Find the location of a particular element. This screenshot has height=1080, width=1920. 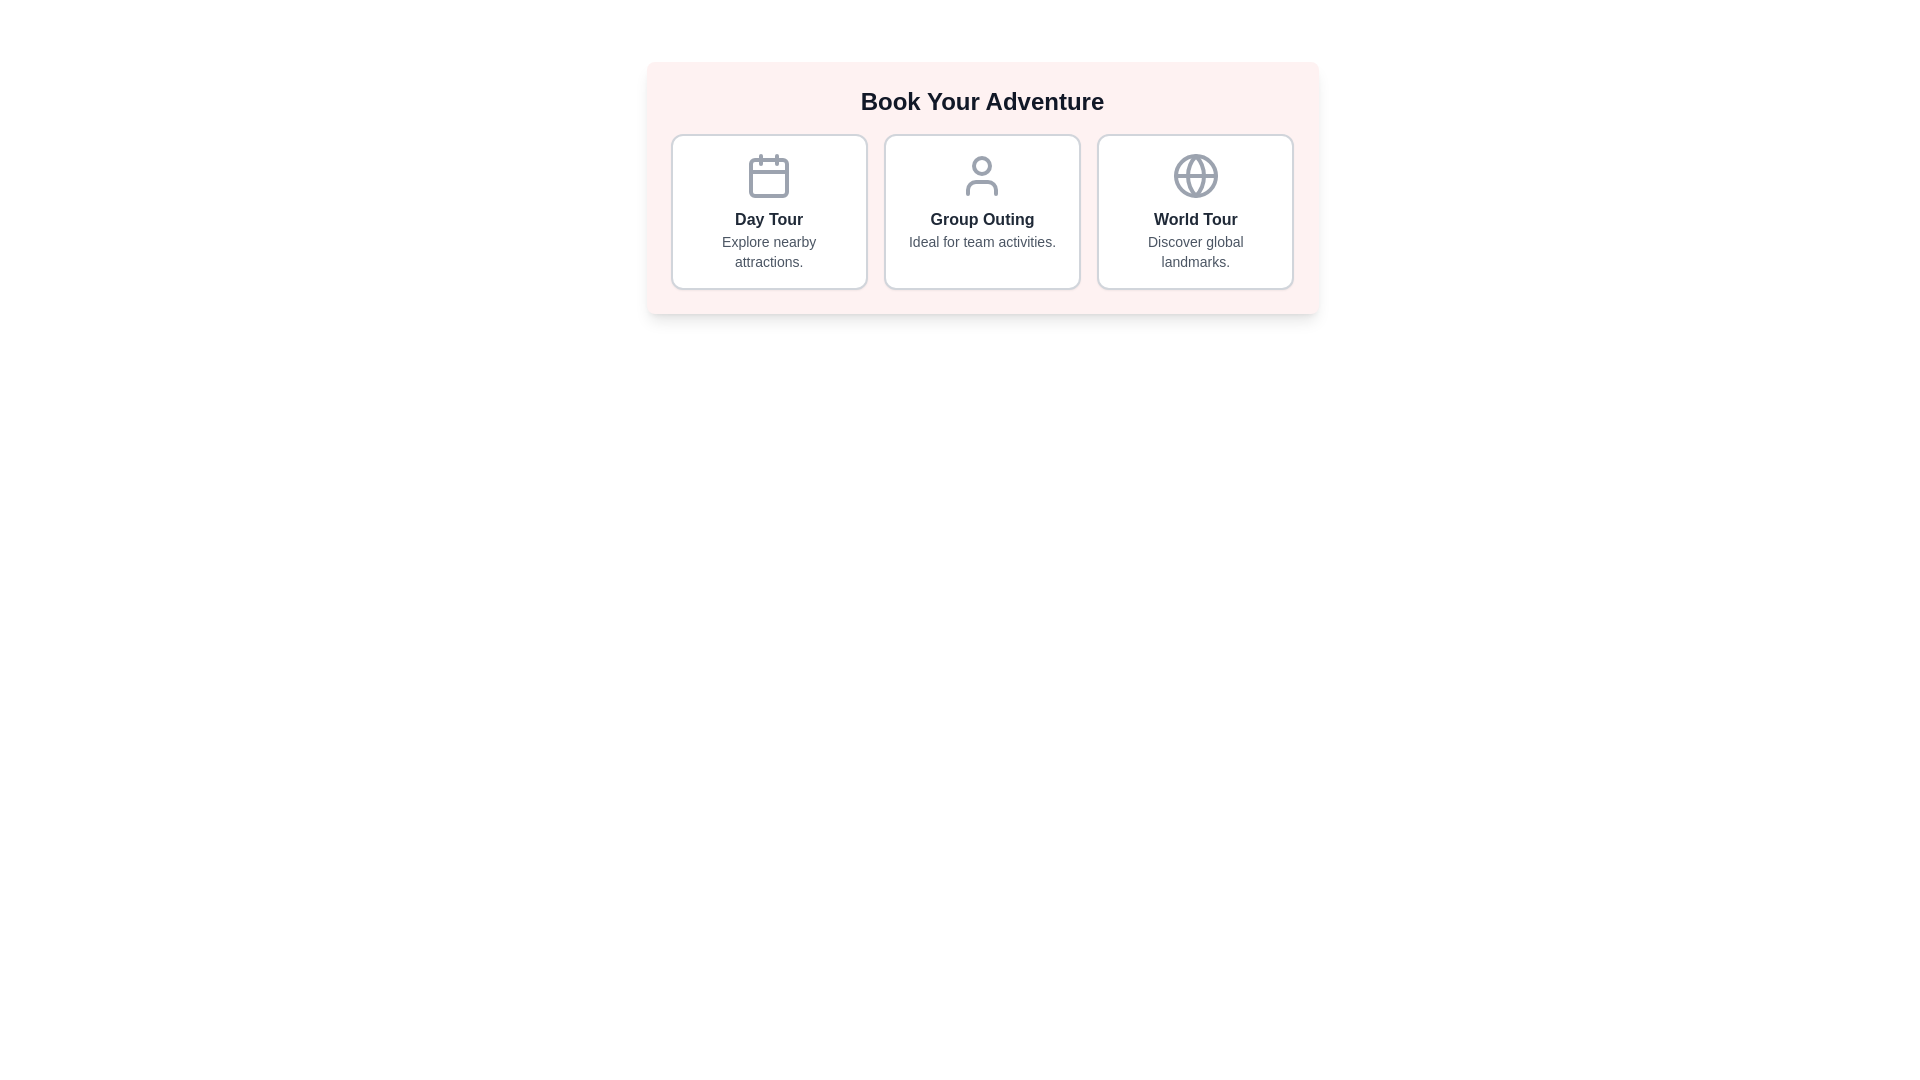

the Text Display element located below the 'Day Tour' heading in the first tile, which provides additional descriptive information about the 'Day Tour' option is located at coordinates (768, 250).